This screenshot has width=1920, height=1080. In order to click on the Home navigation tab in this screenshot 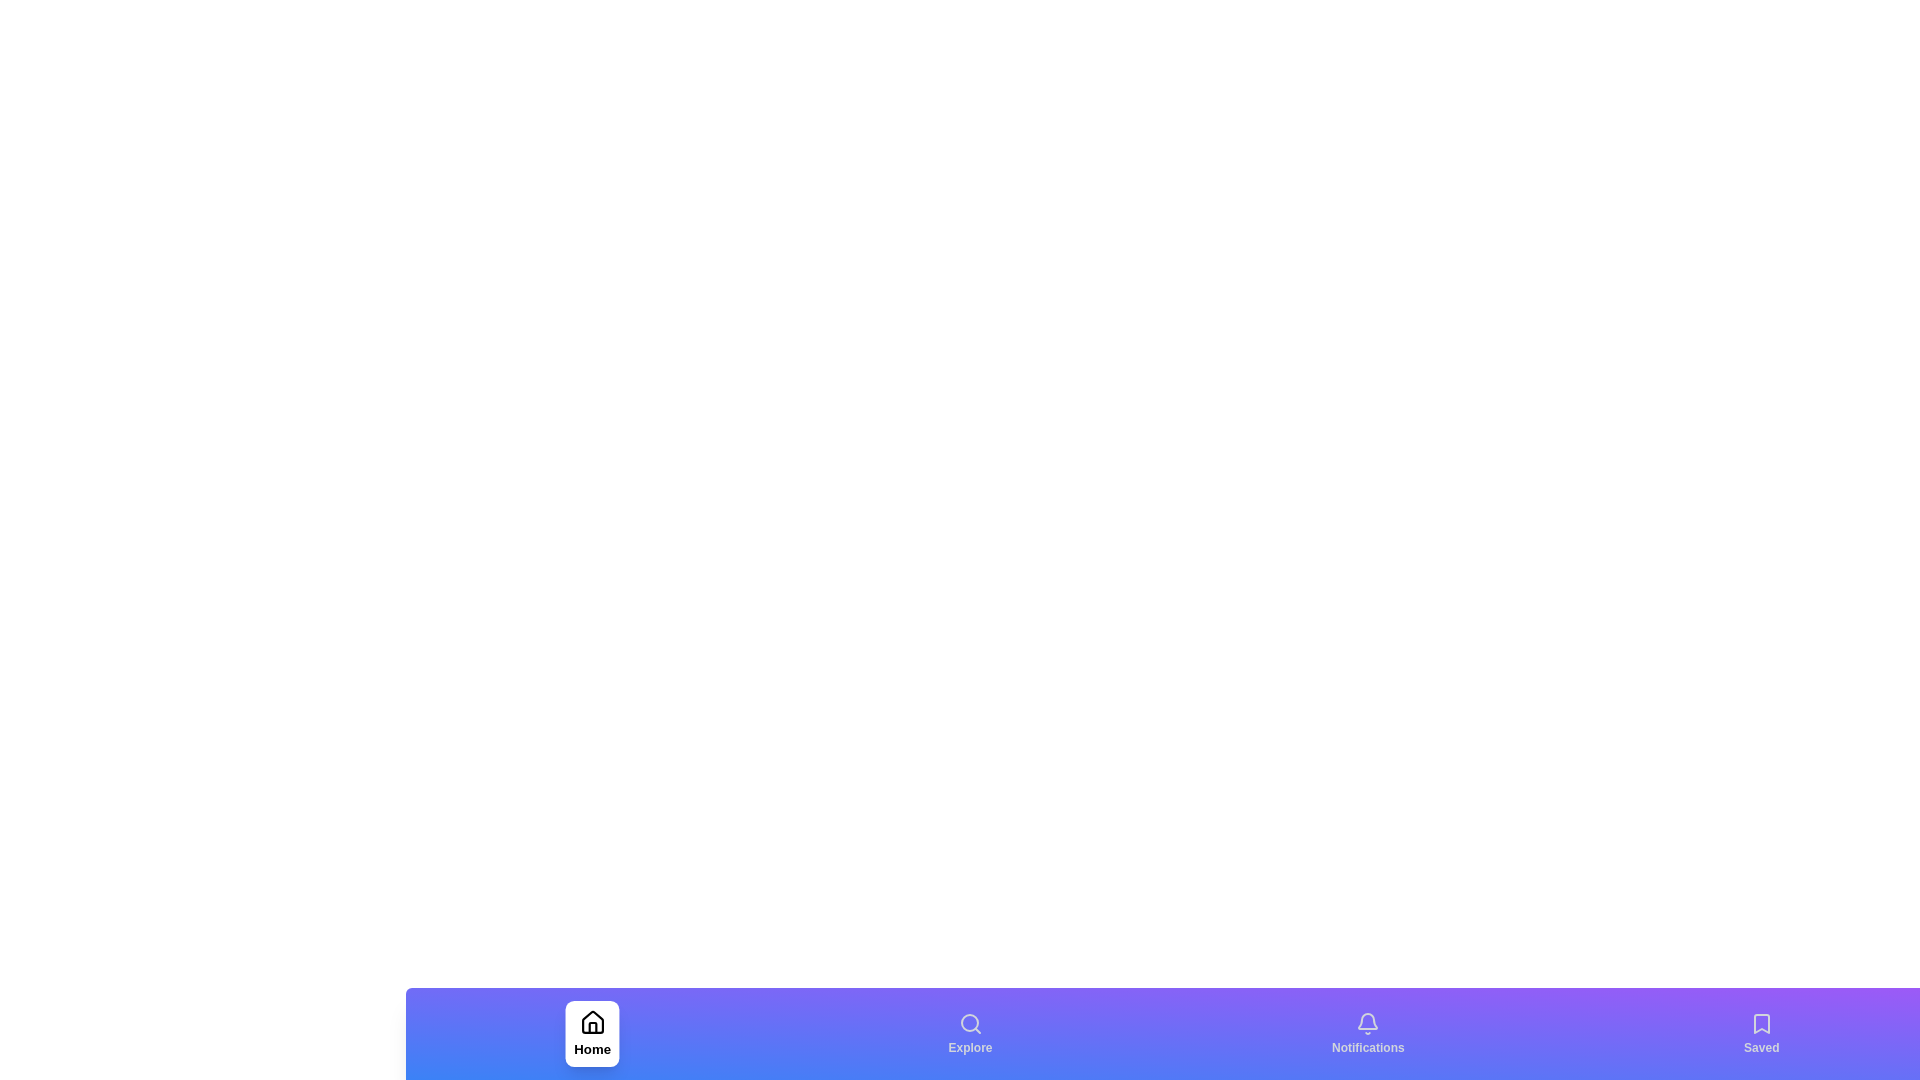, I will do `click(591, 1033)`.